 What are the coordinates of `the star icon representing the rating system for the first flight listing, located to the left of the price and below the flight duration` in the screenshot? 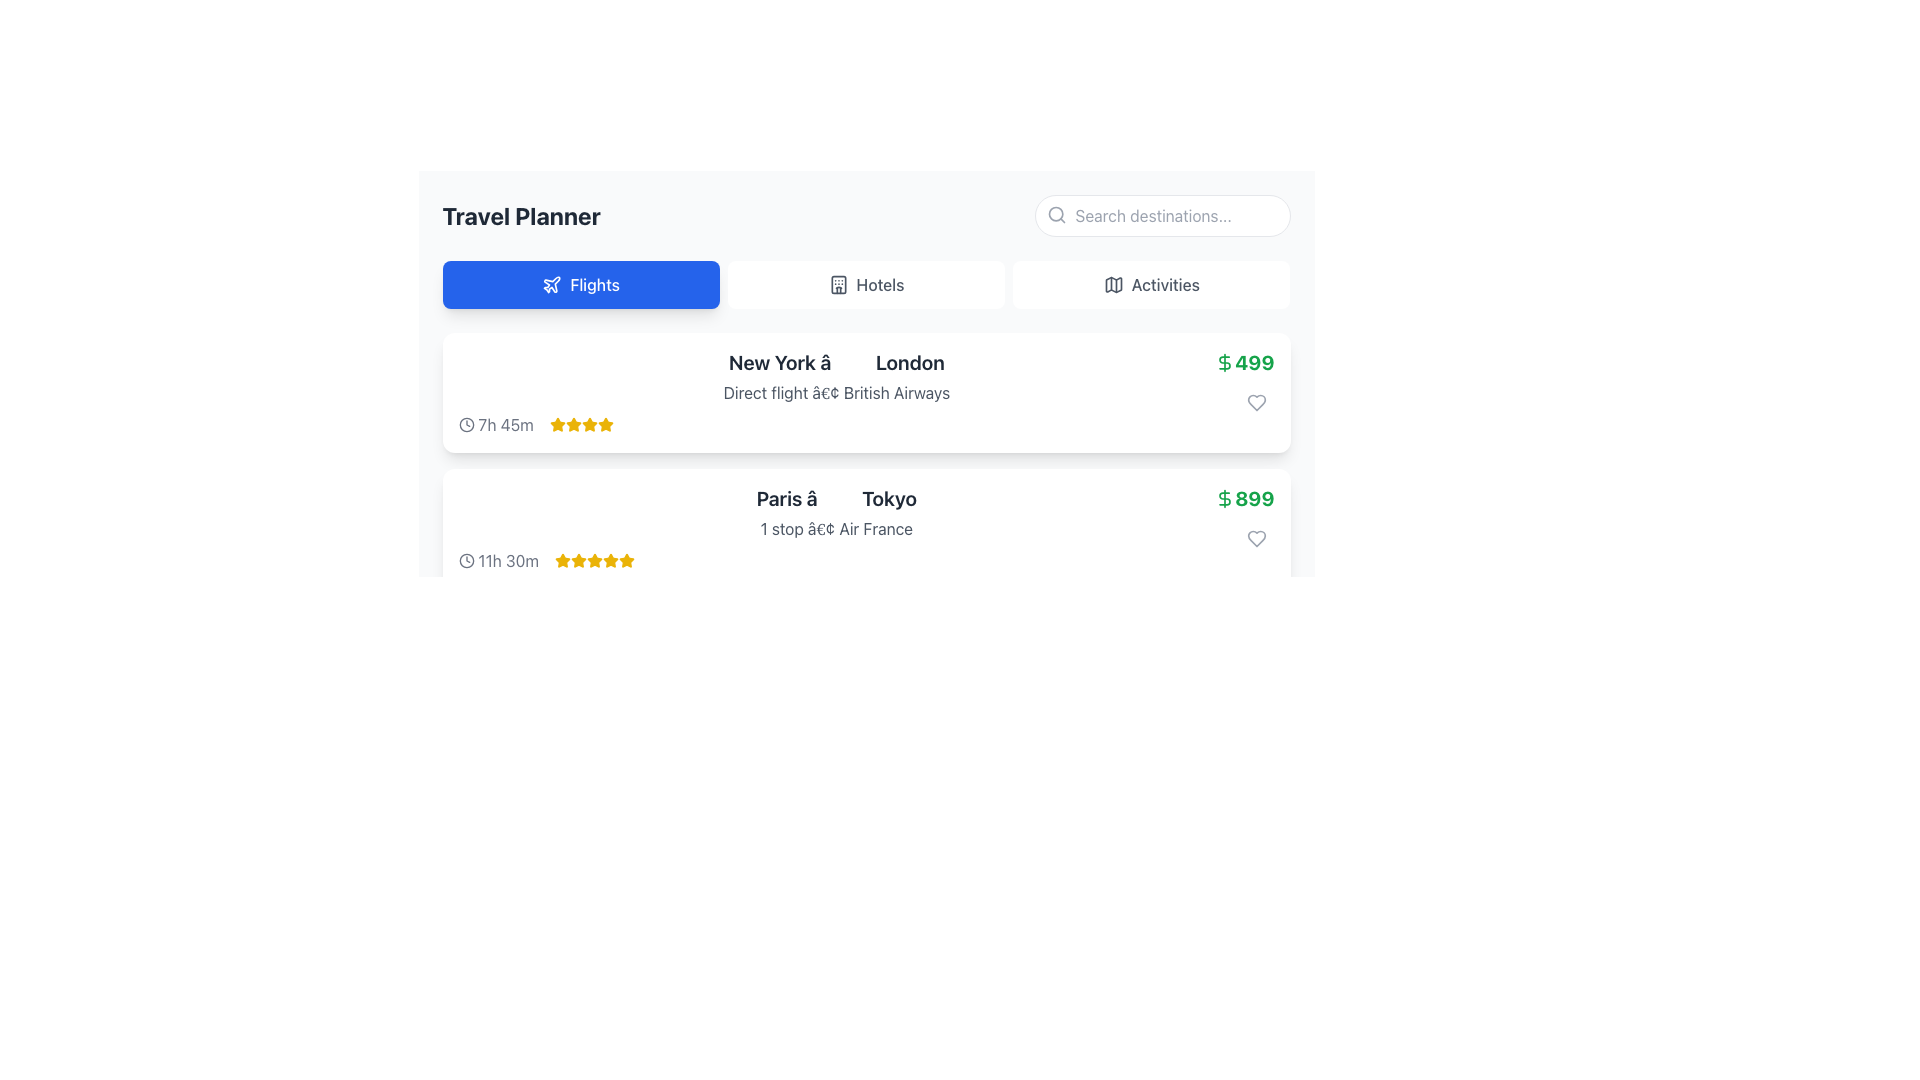 It's located at (557, 423).